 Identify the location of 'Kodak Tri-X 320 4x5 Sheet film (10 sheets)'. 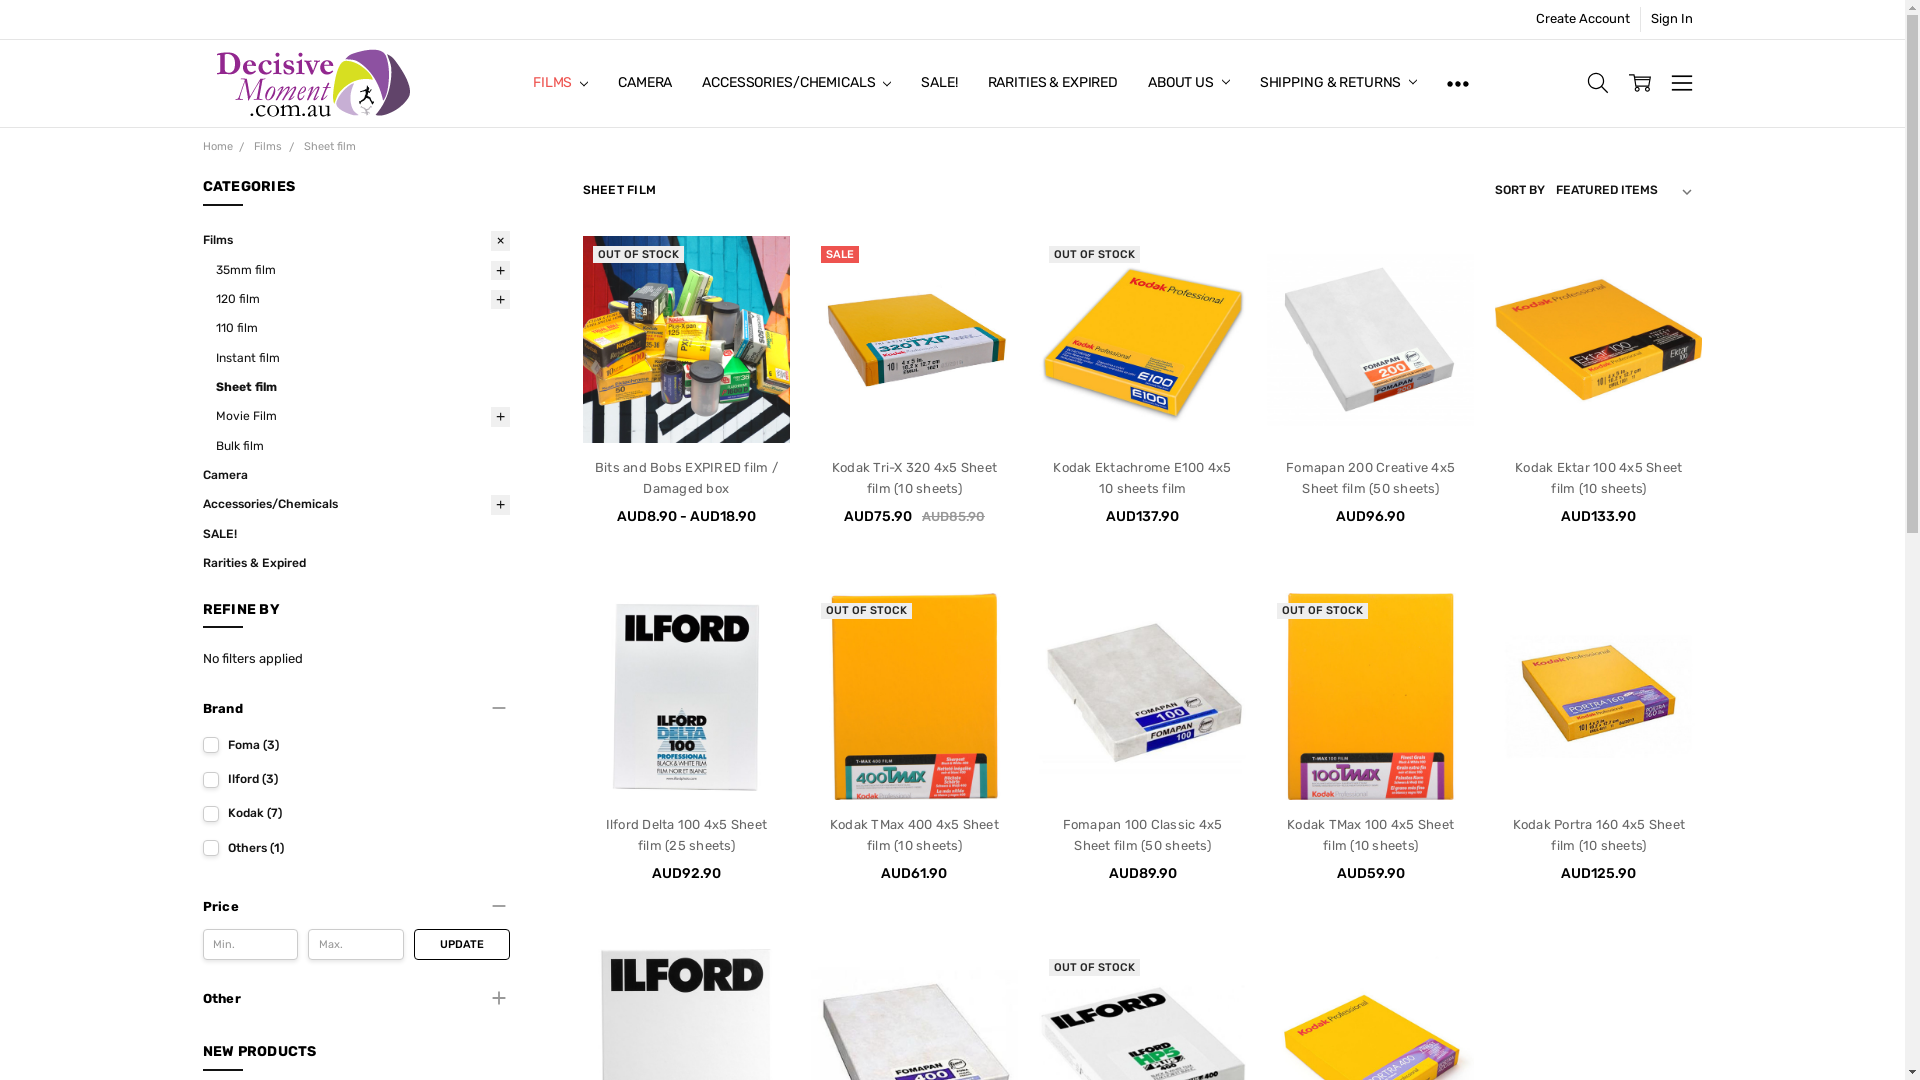
(831, 478).